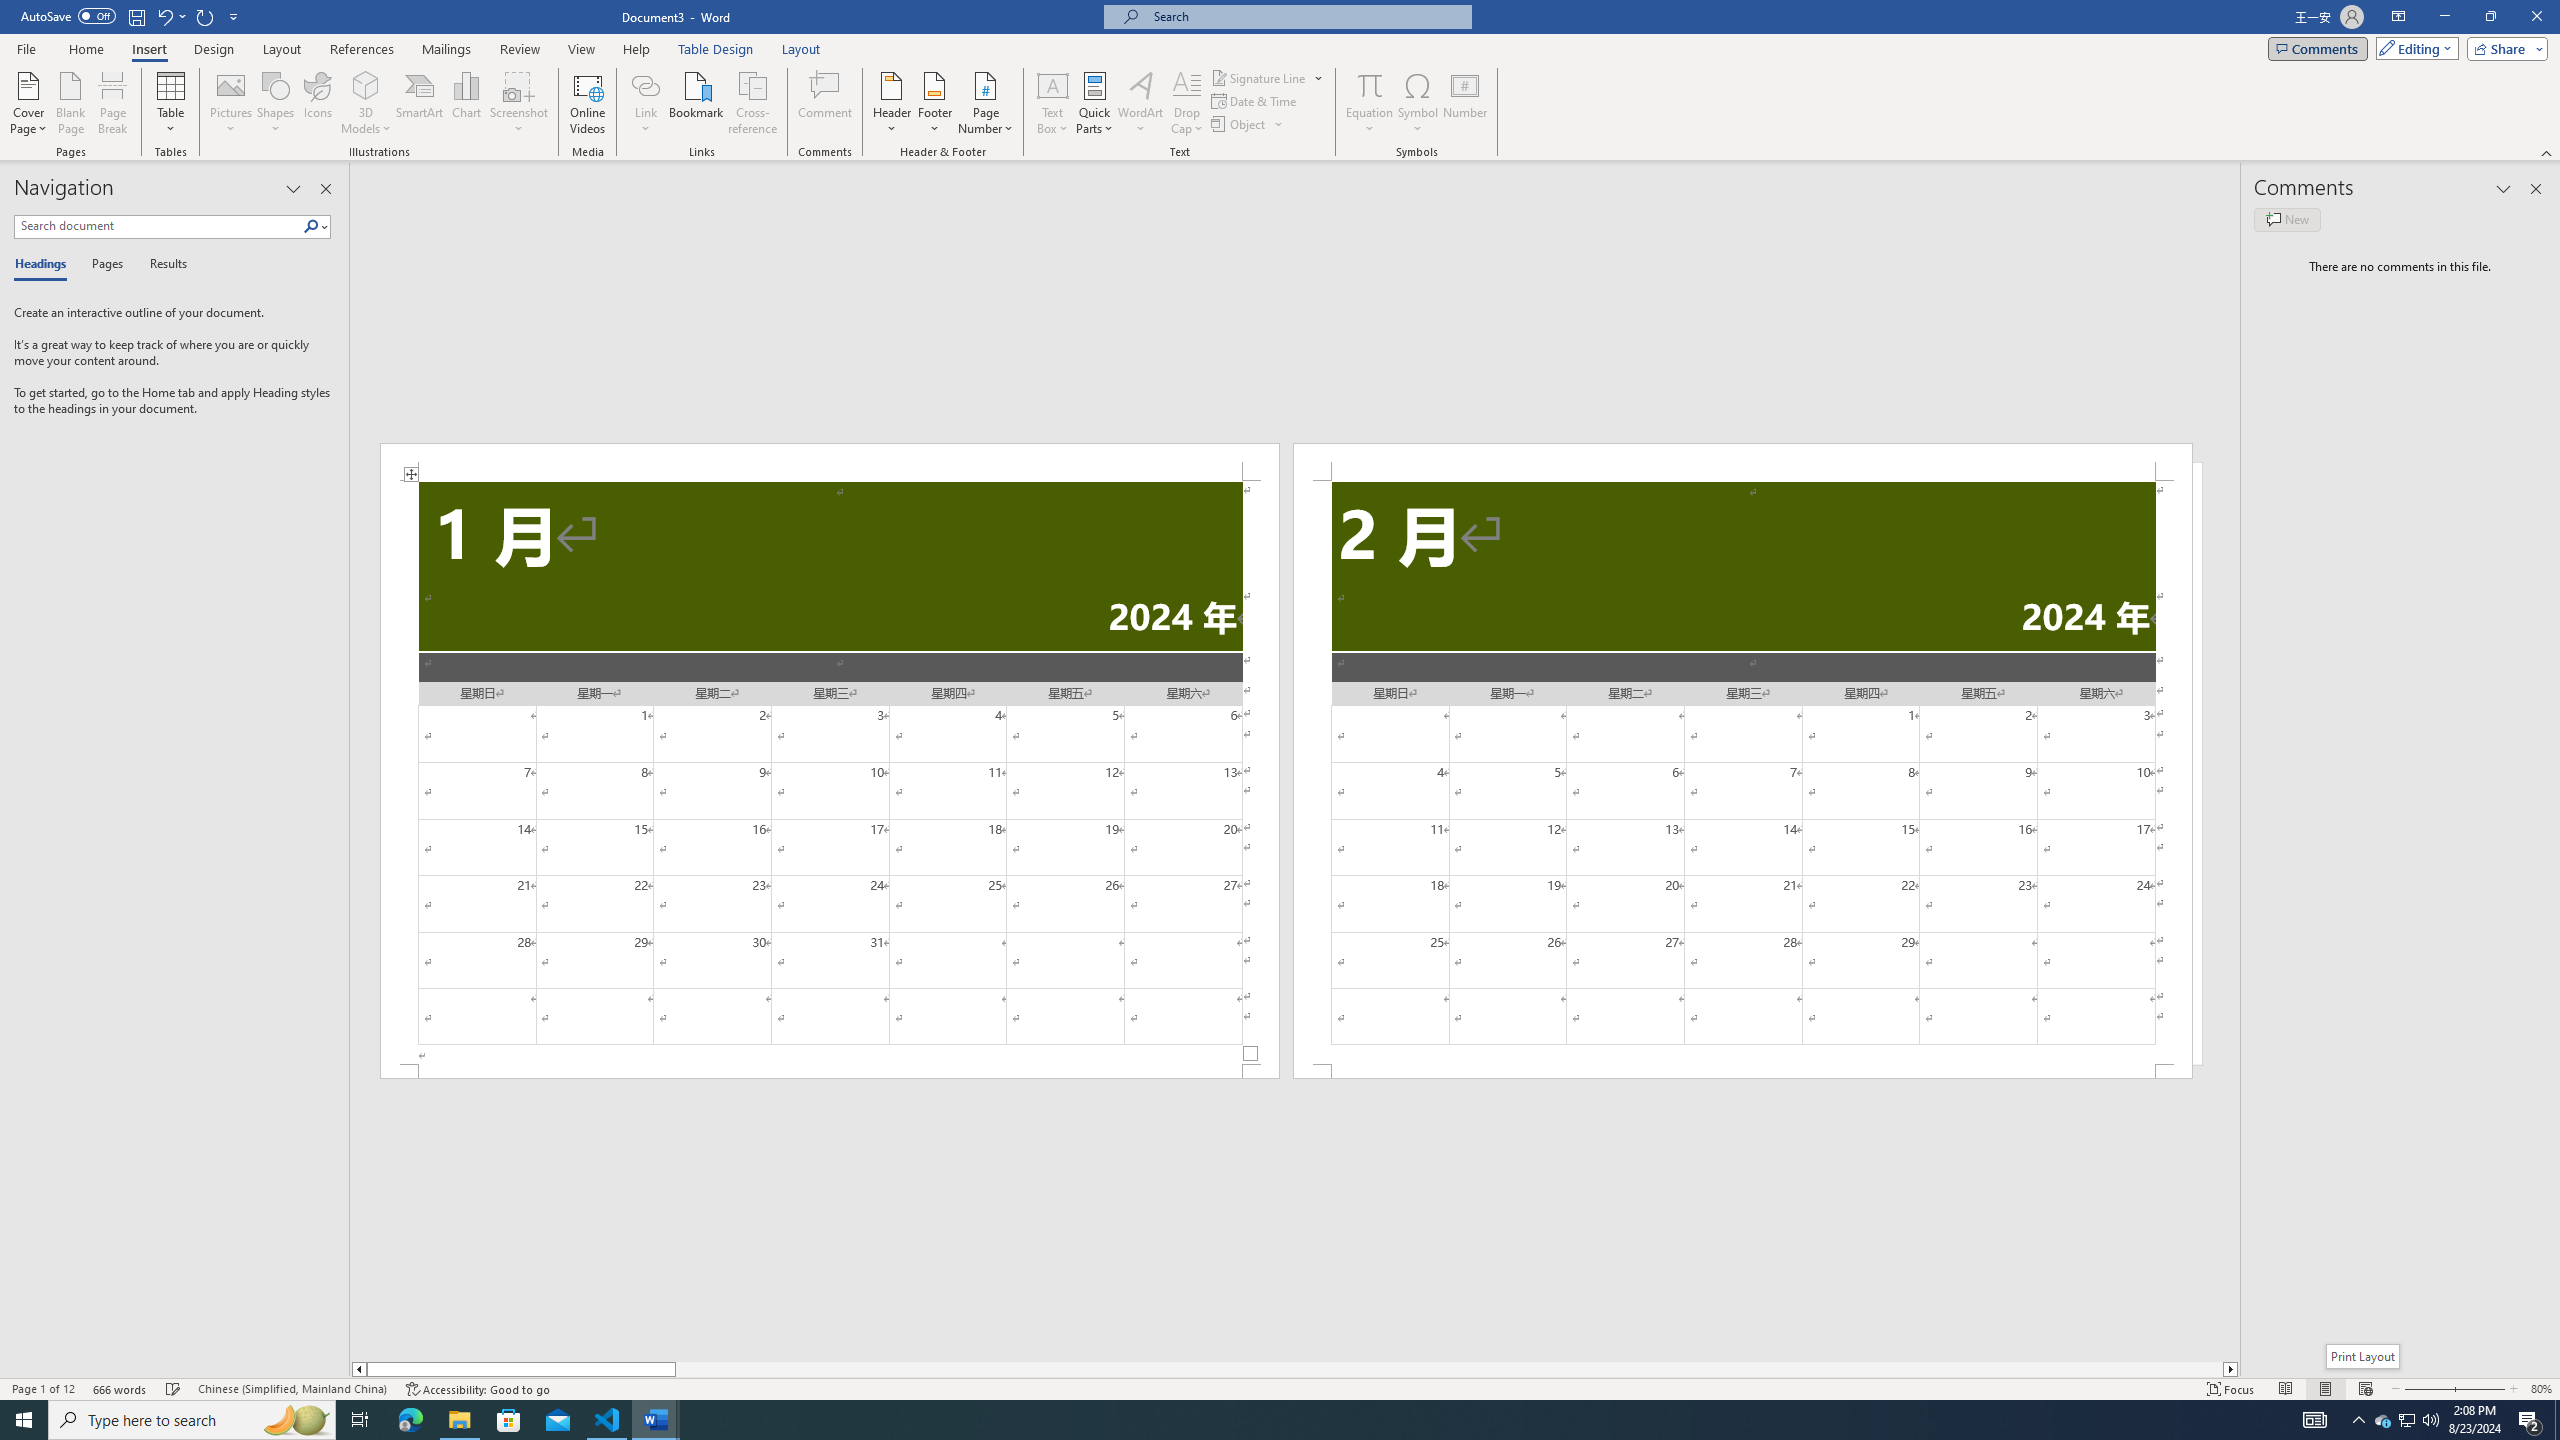  What do you see at coordinates (70, 103) in the screenshot?
I see `'Blank Page'` at bounding box center [70, 103].